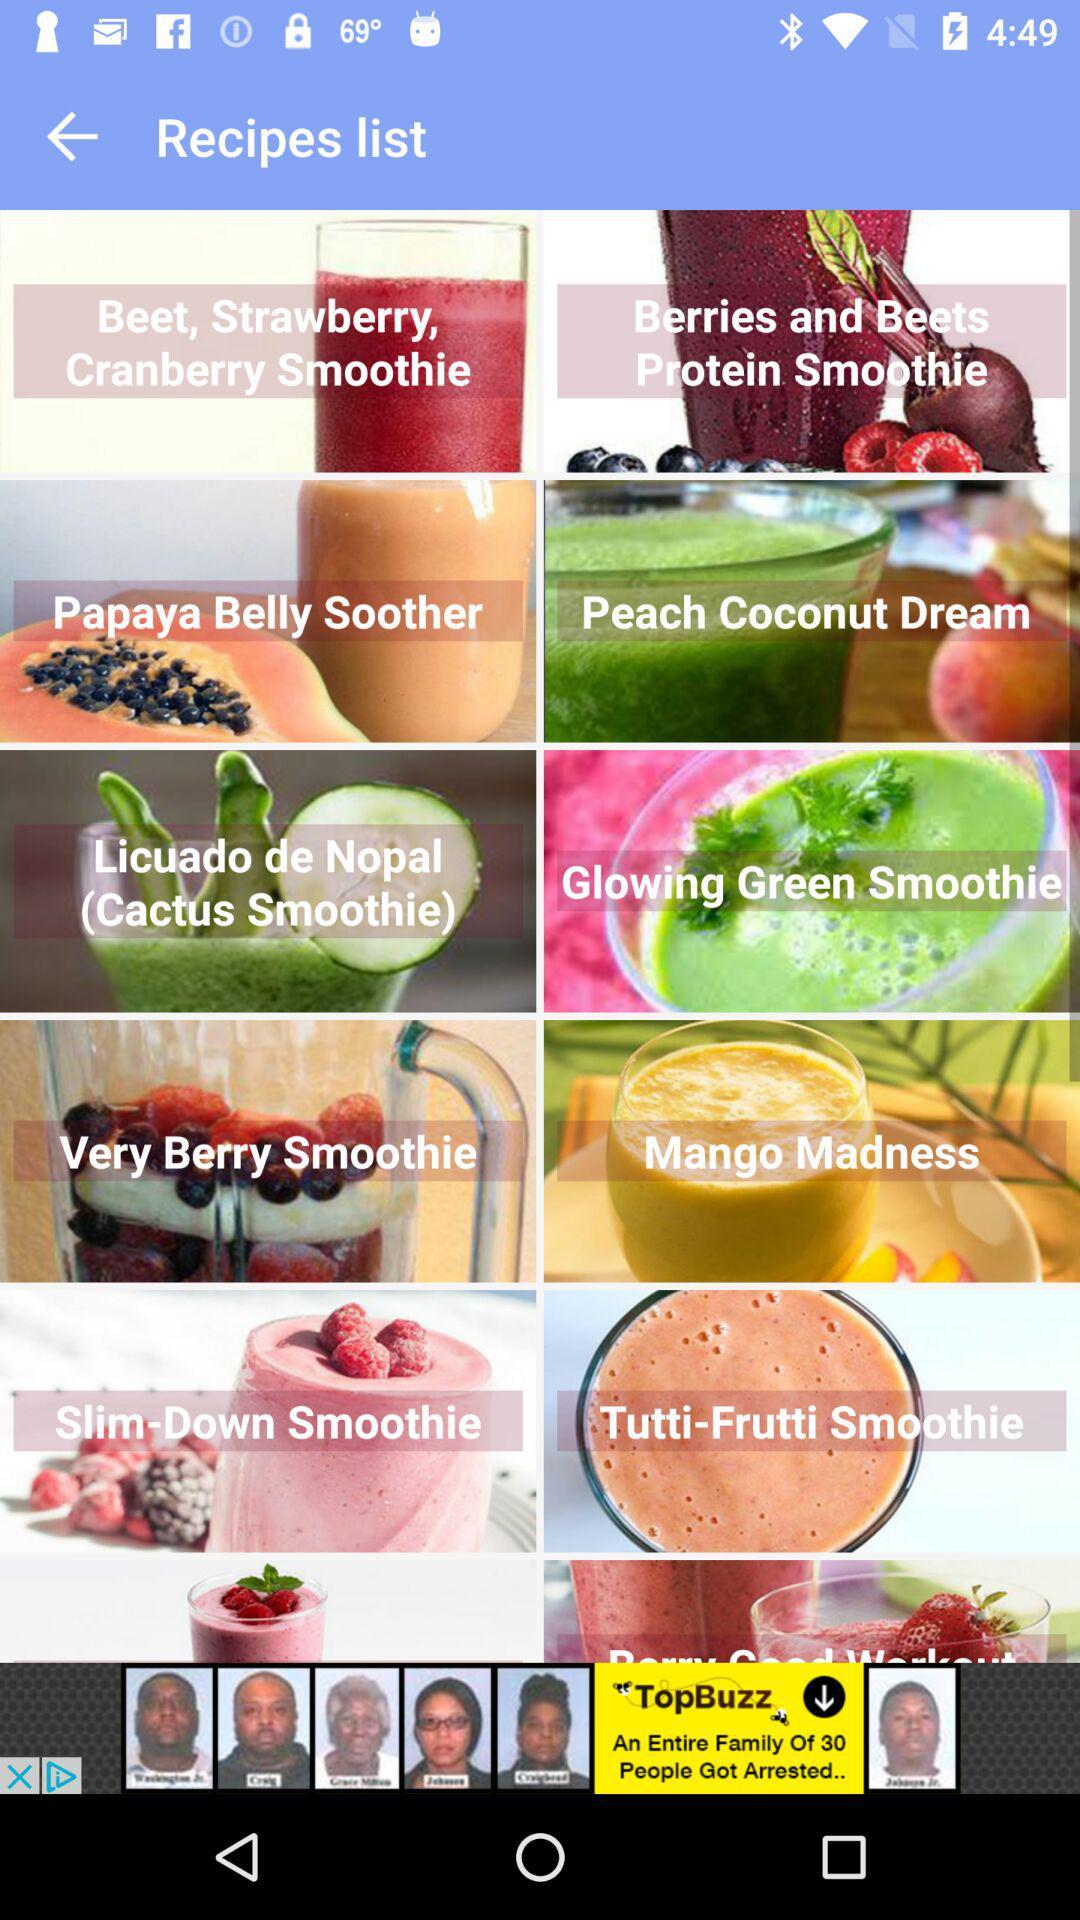 The image size is (1080, 1920). I want to click on previous, so click(71, 135).